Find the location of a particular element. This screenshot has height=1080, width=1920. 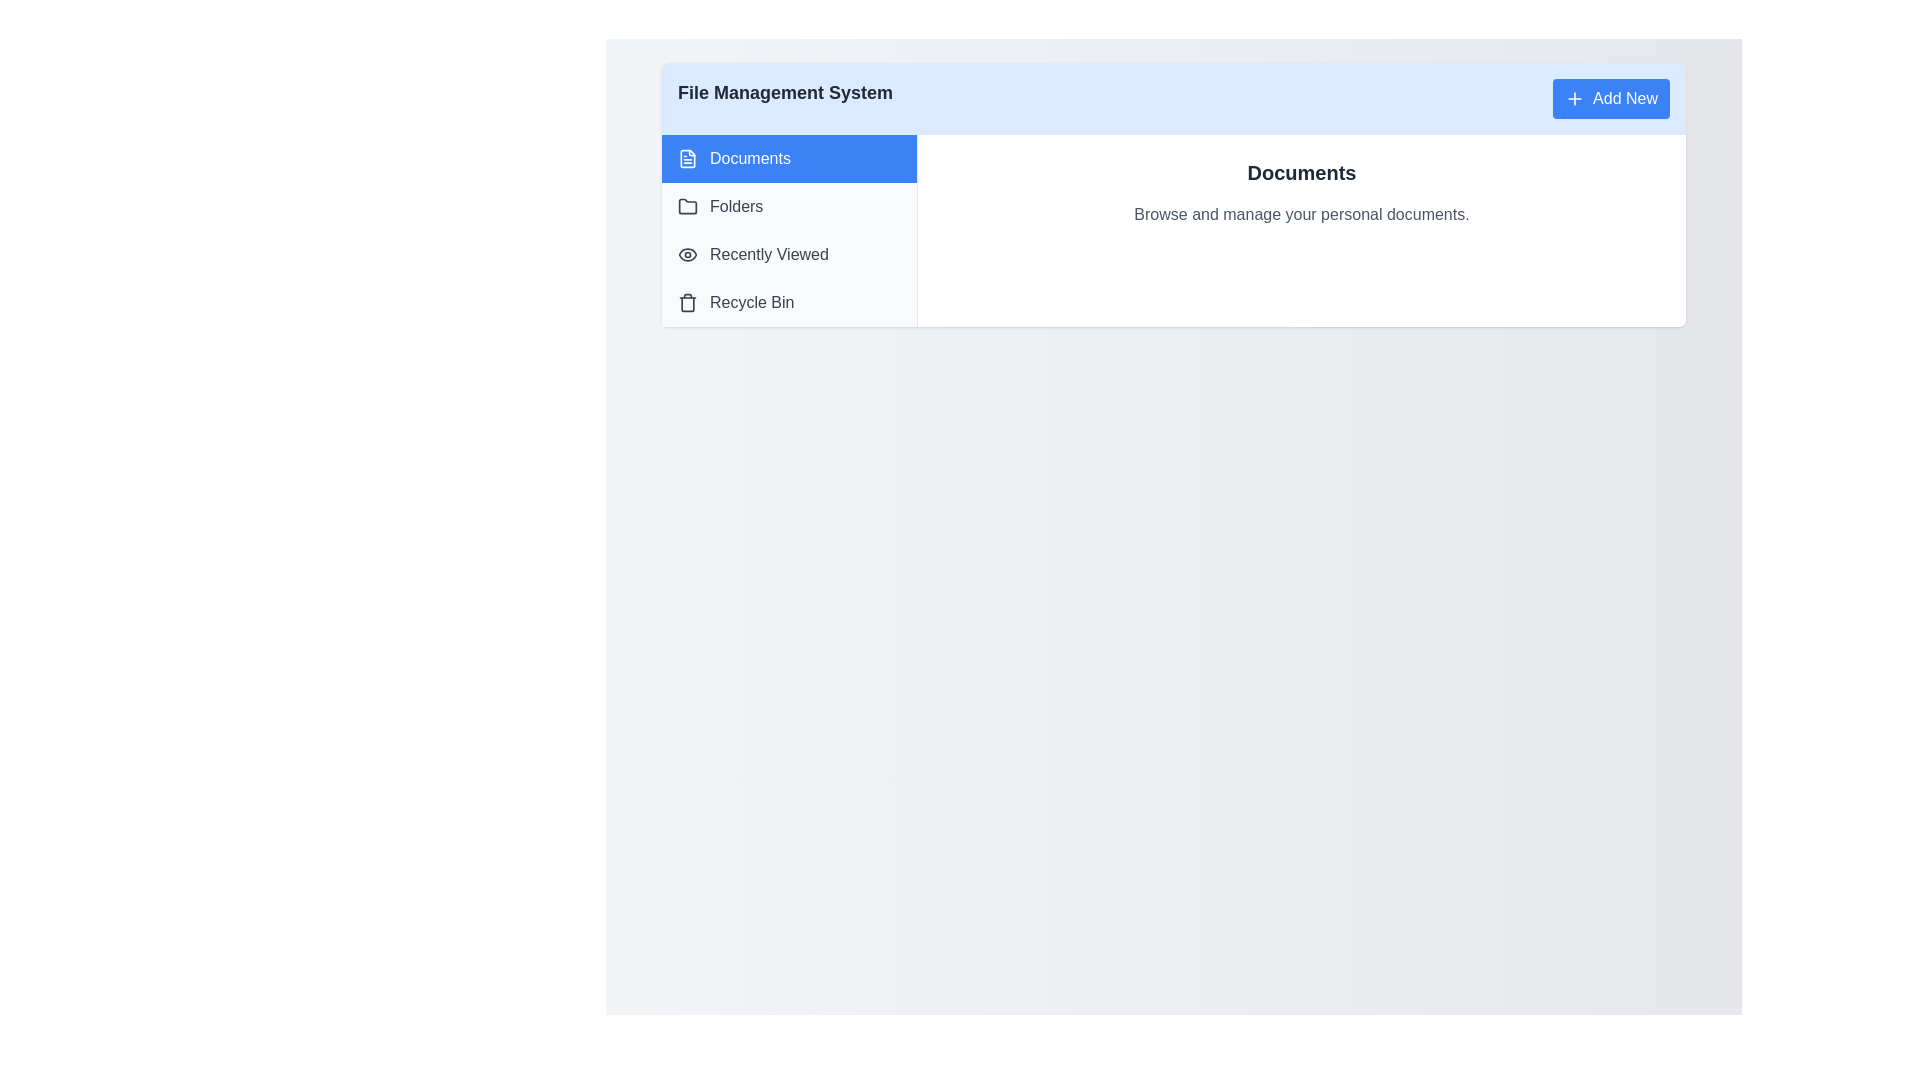

the folder icon in the sidebar navigation panel is located at coordinates (687, 207).